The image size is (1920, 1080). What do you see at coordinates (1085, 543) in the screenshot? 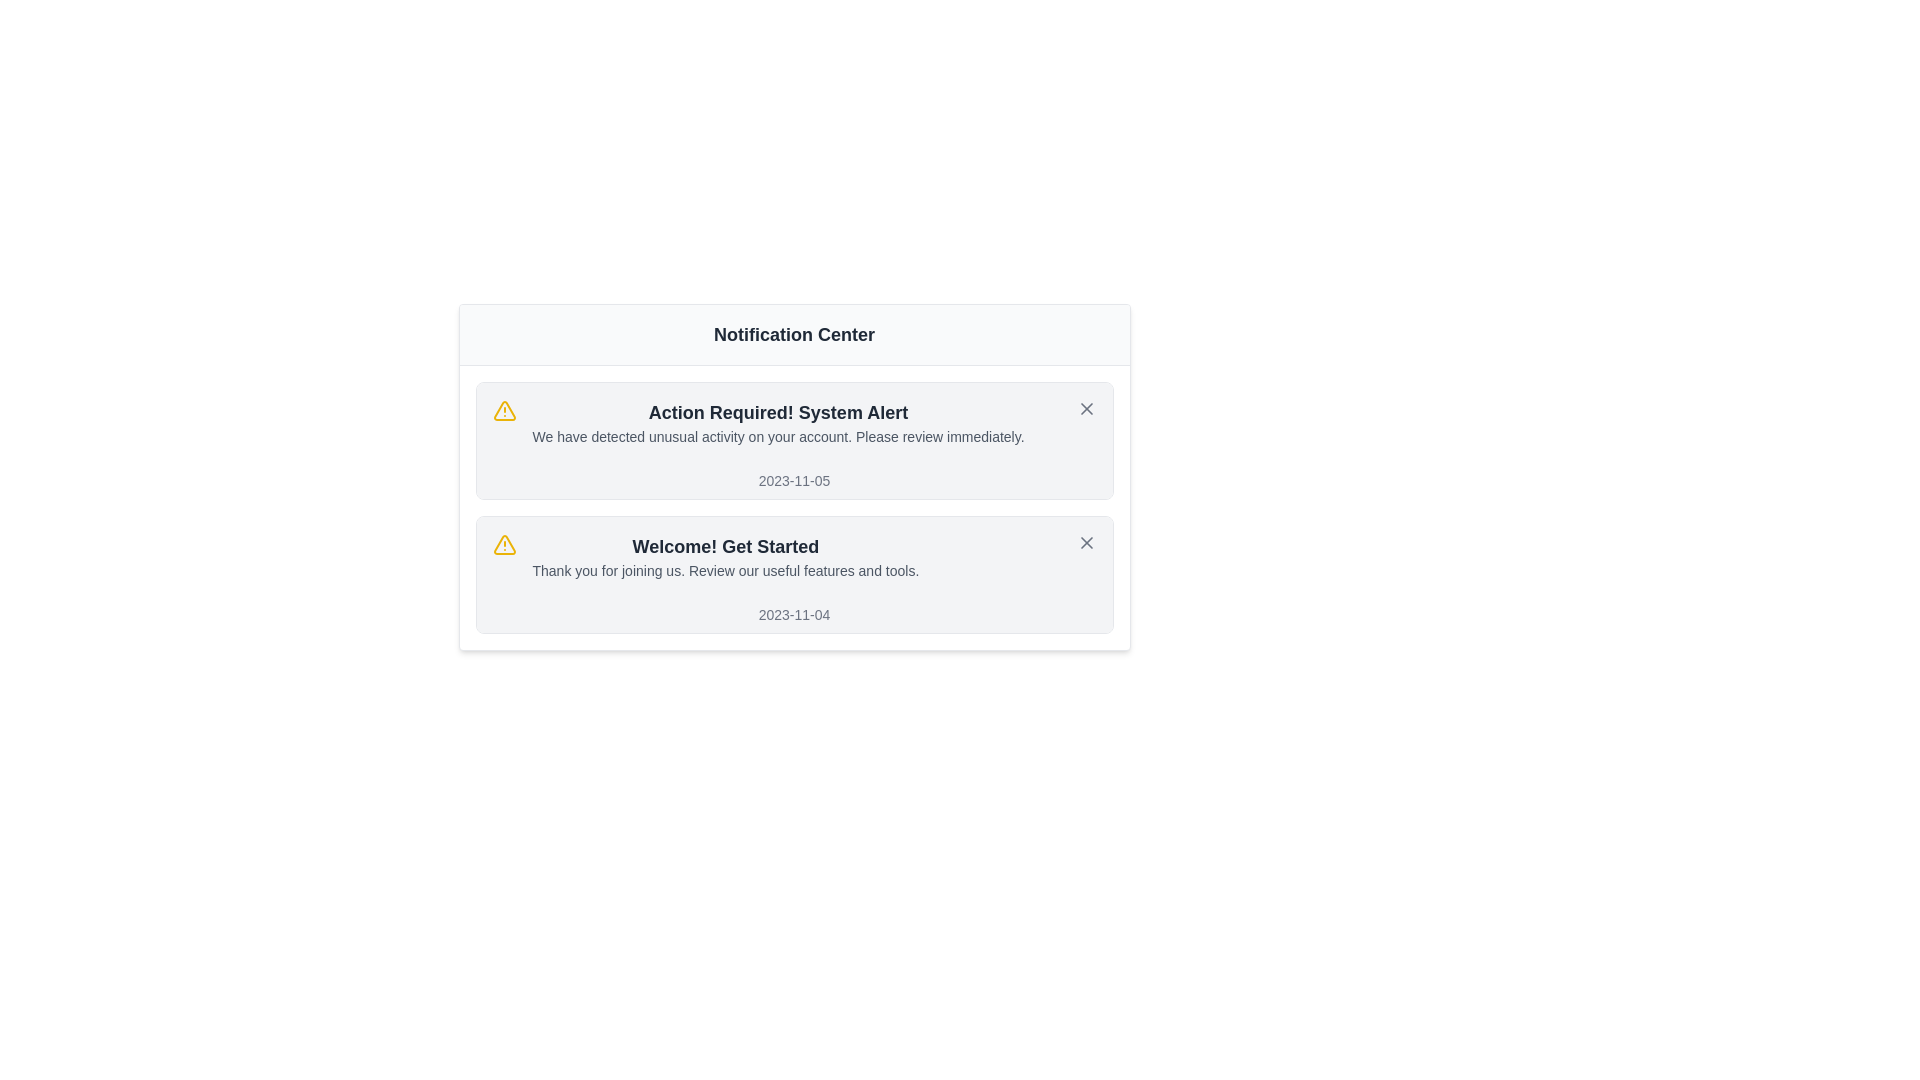
I see `the dismiss button located at the rightmost side of the notification box` at bounding box center [1085, 543].